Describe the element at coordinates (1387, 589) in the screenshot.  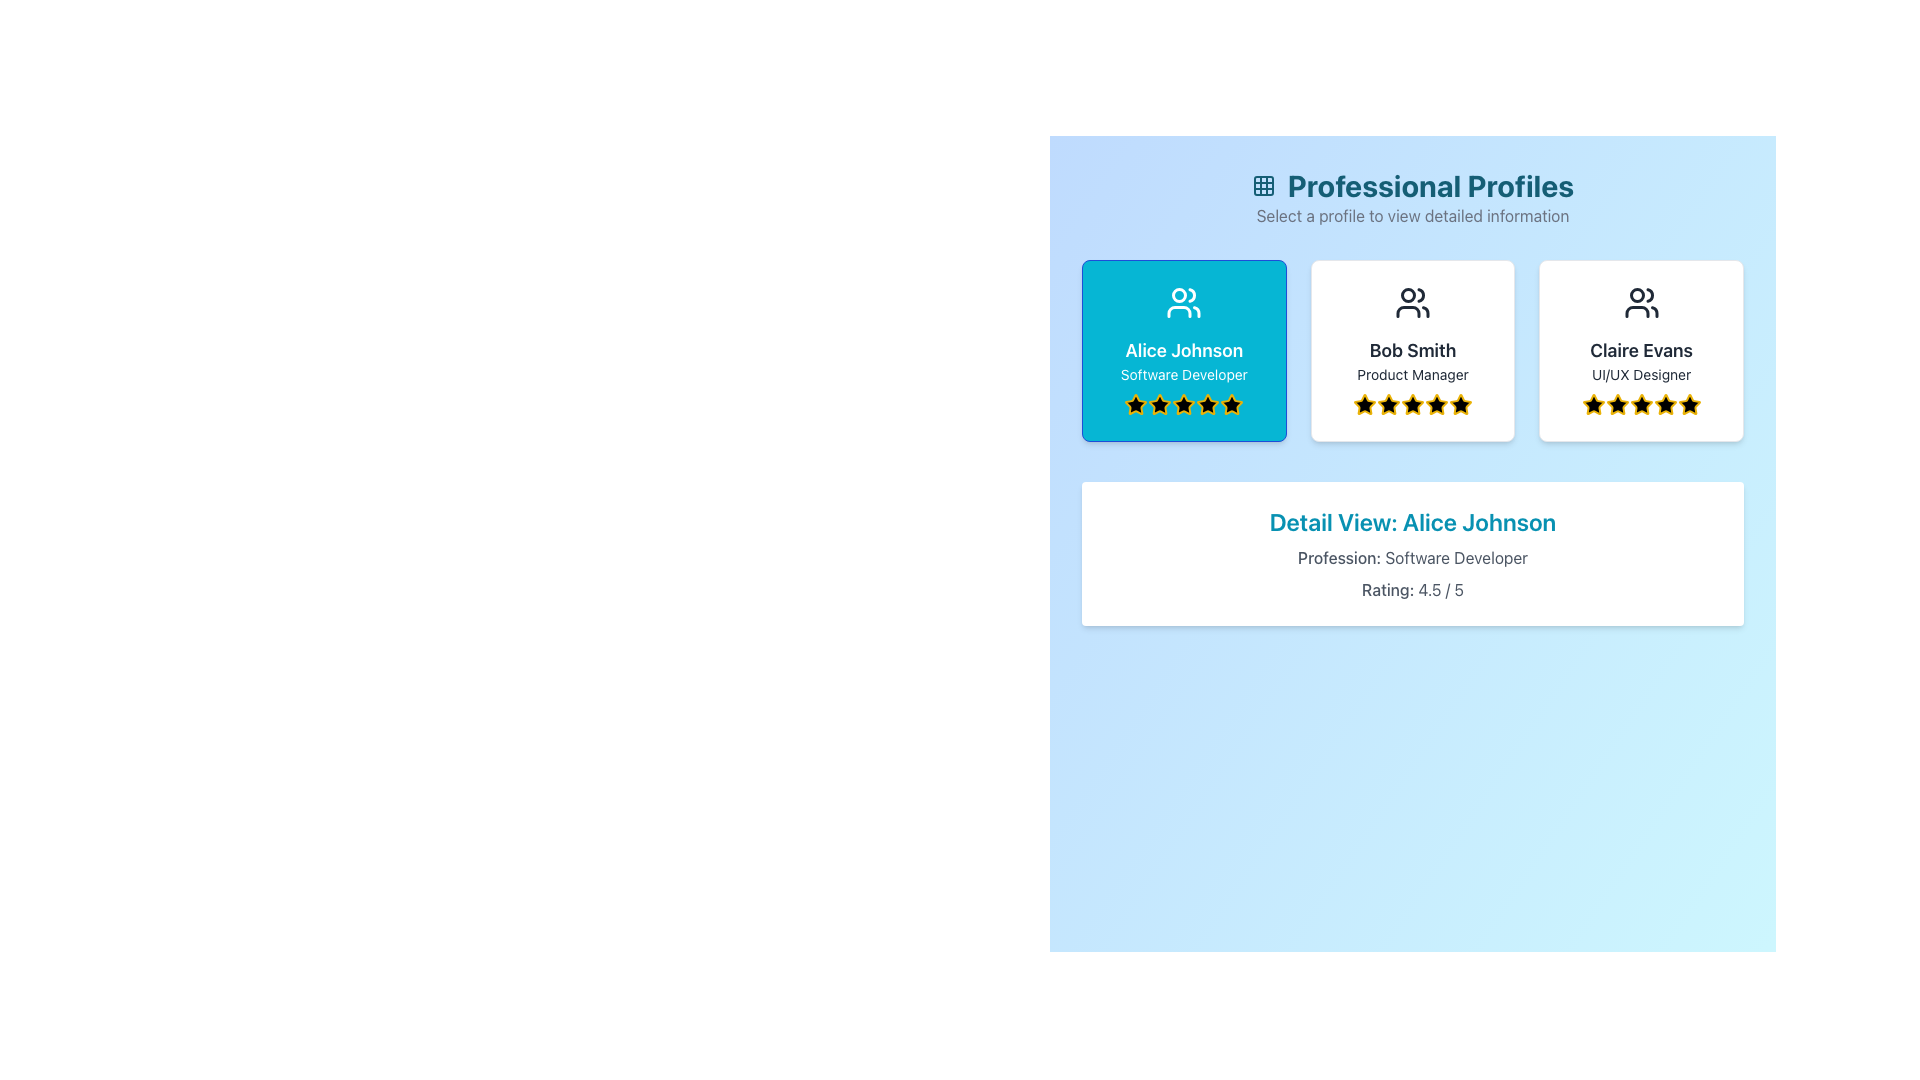
I see `label 'Rating:' which provides context for the numeric rating value in the detail view section of the panel` at that location.